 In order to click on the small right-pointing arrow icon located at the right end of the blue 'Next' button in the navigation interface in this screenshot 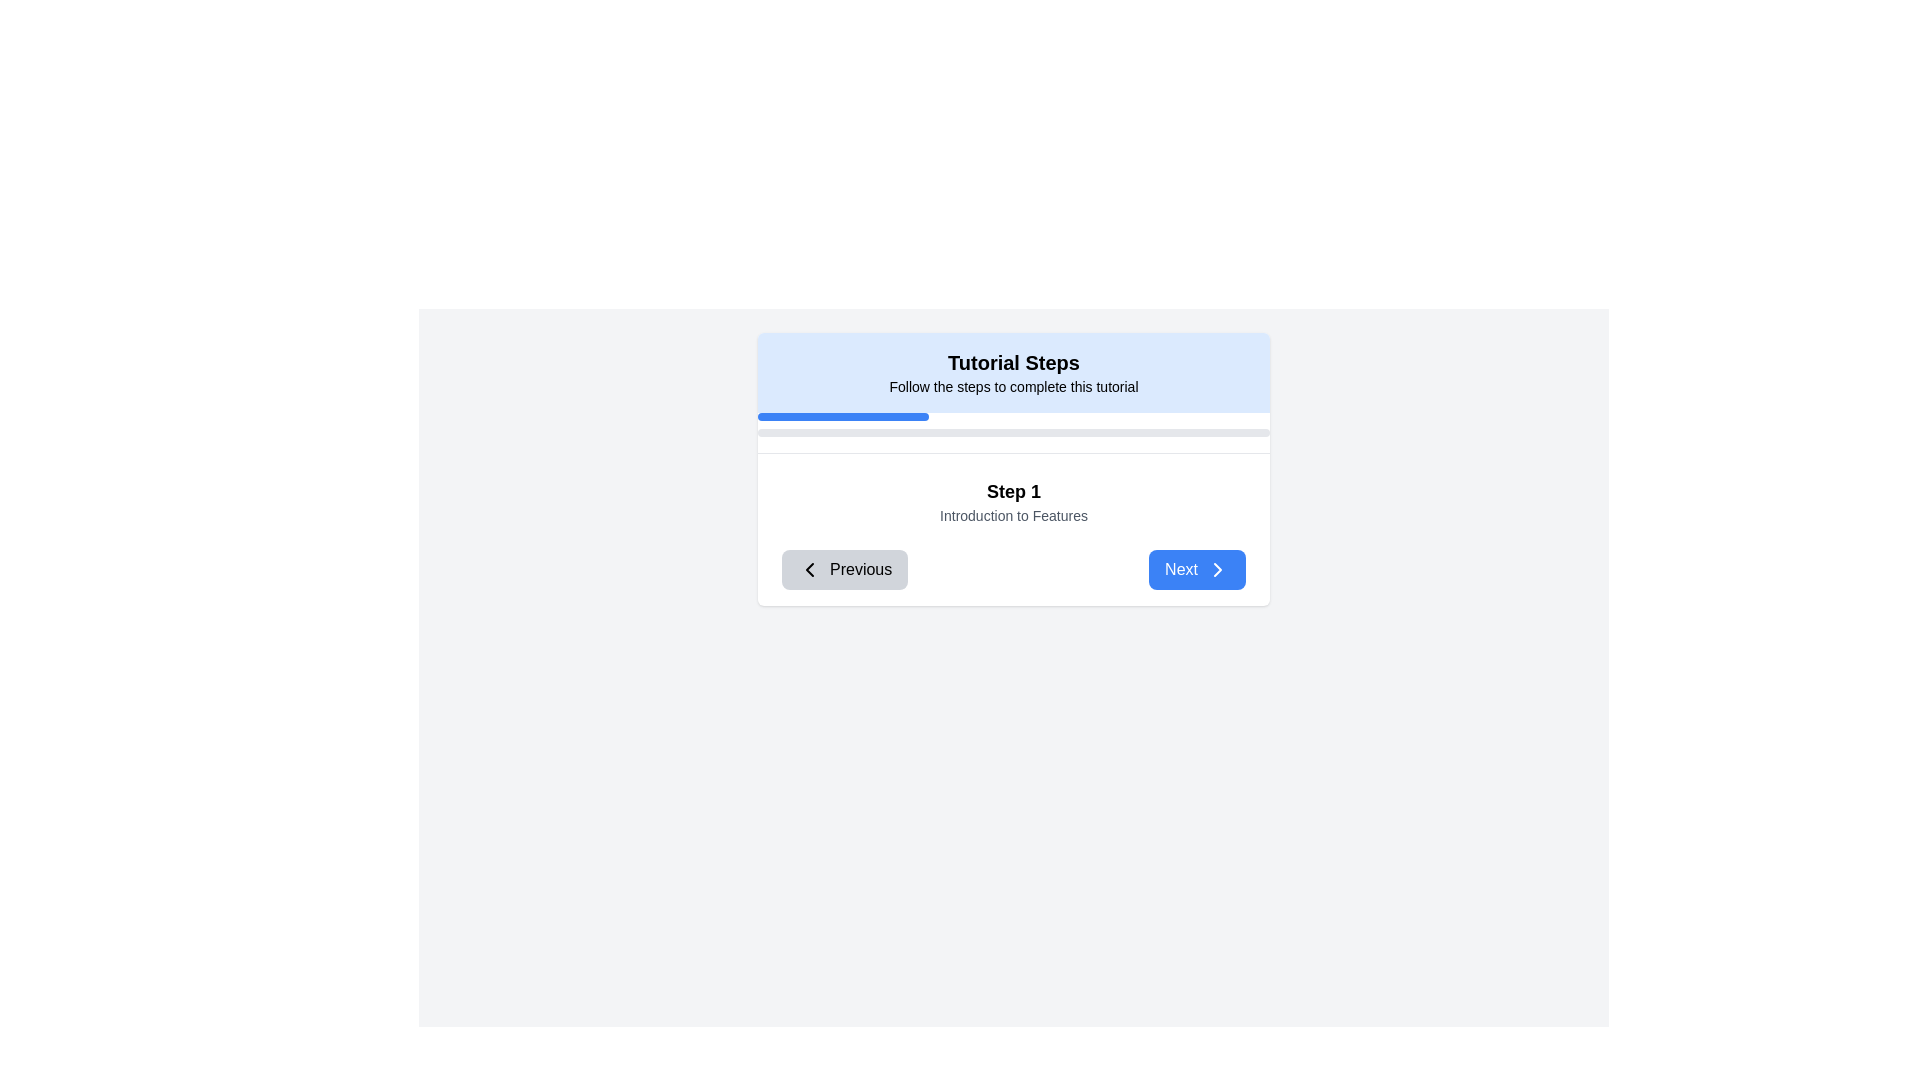, I will do `click(1217, 570)`.